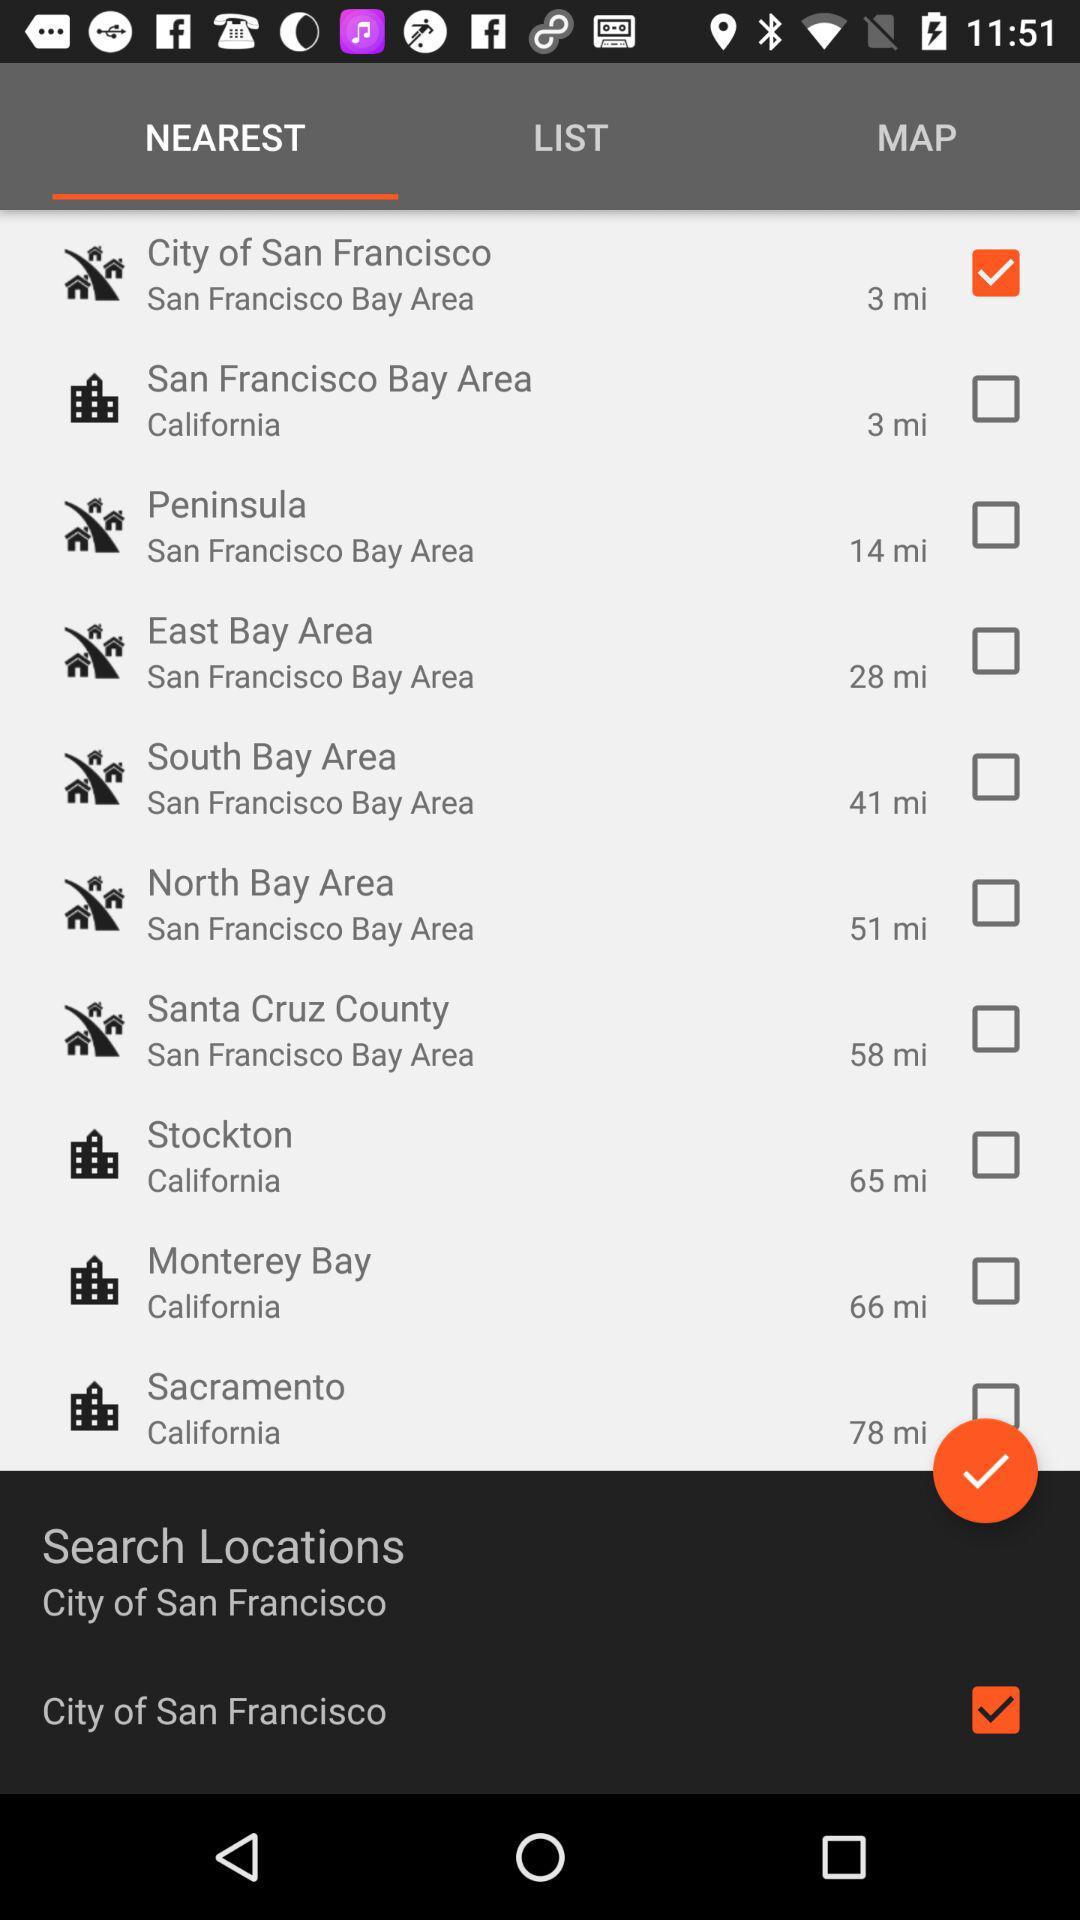 The width and height of the screenshot is (1080, 1920). Describe the element at coordinates (570, 136) in the screenshot. I see `the list button` at that location.